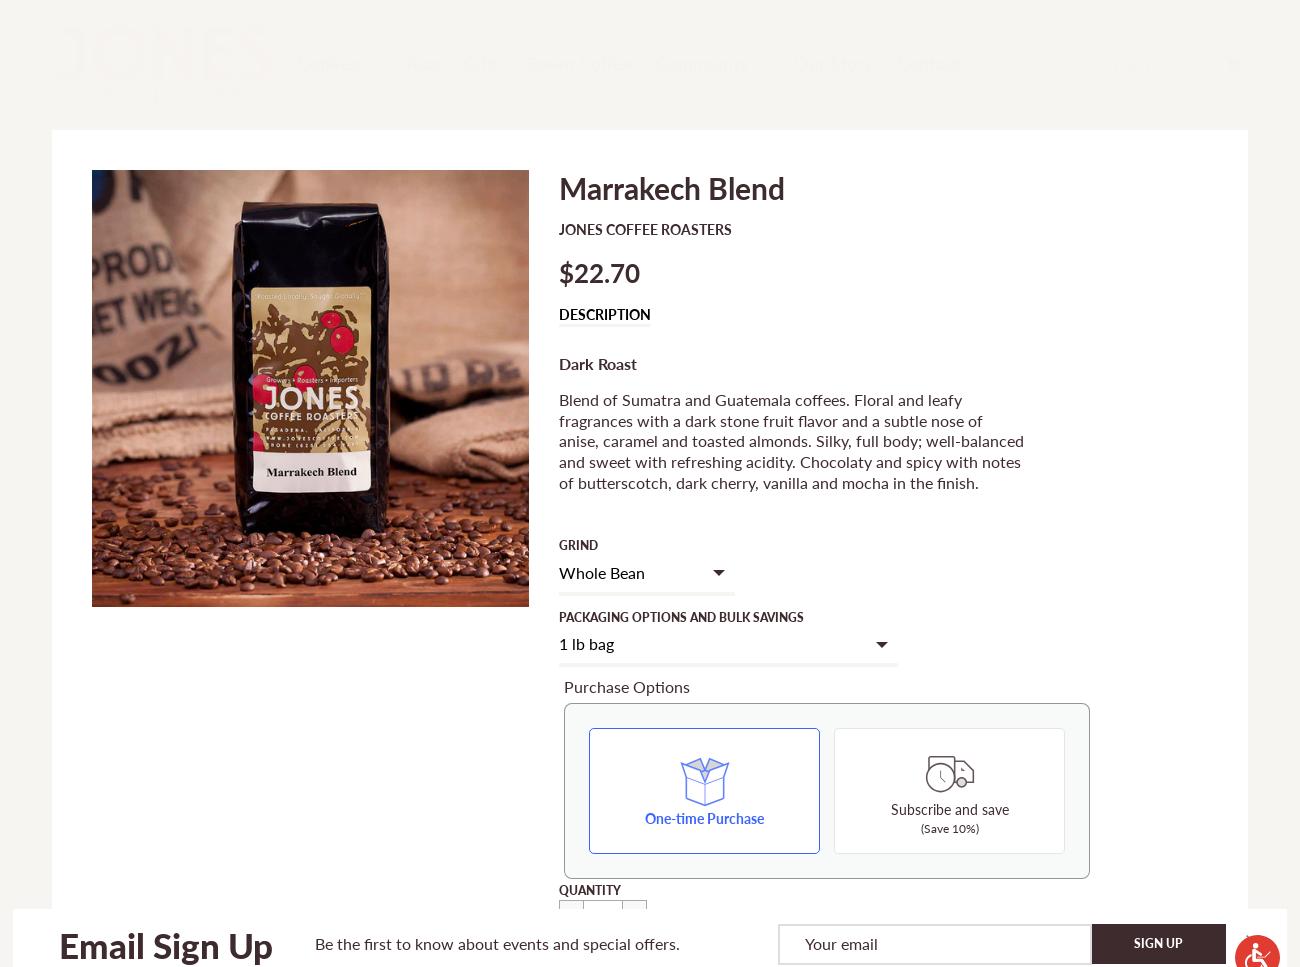 The height and width of the screenshot is (967, 1300). Describe the element at coordinates (709, 937) in the screenshot. I see `'Cart Error'` at that location.